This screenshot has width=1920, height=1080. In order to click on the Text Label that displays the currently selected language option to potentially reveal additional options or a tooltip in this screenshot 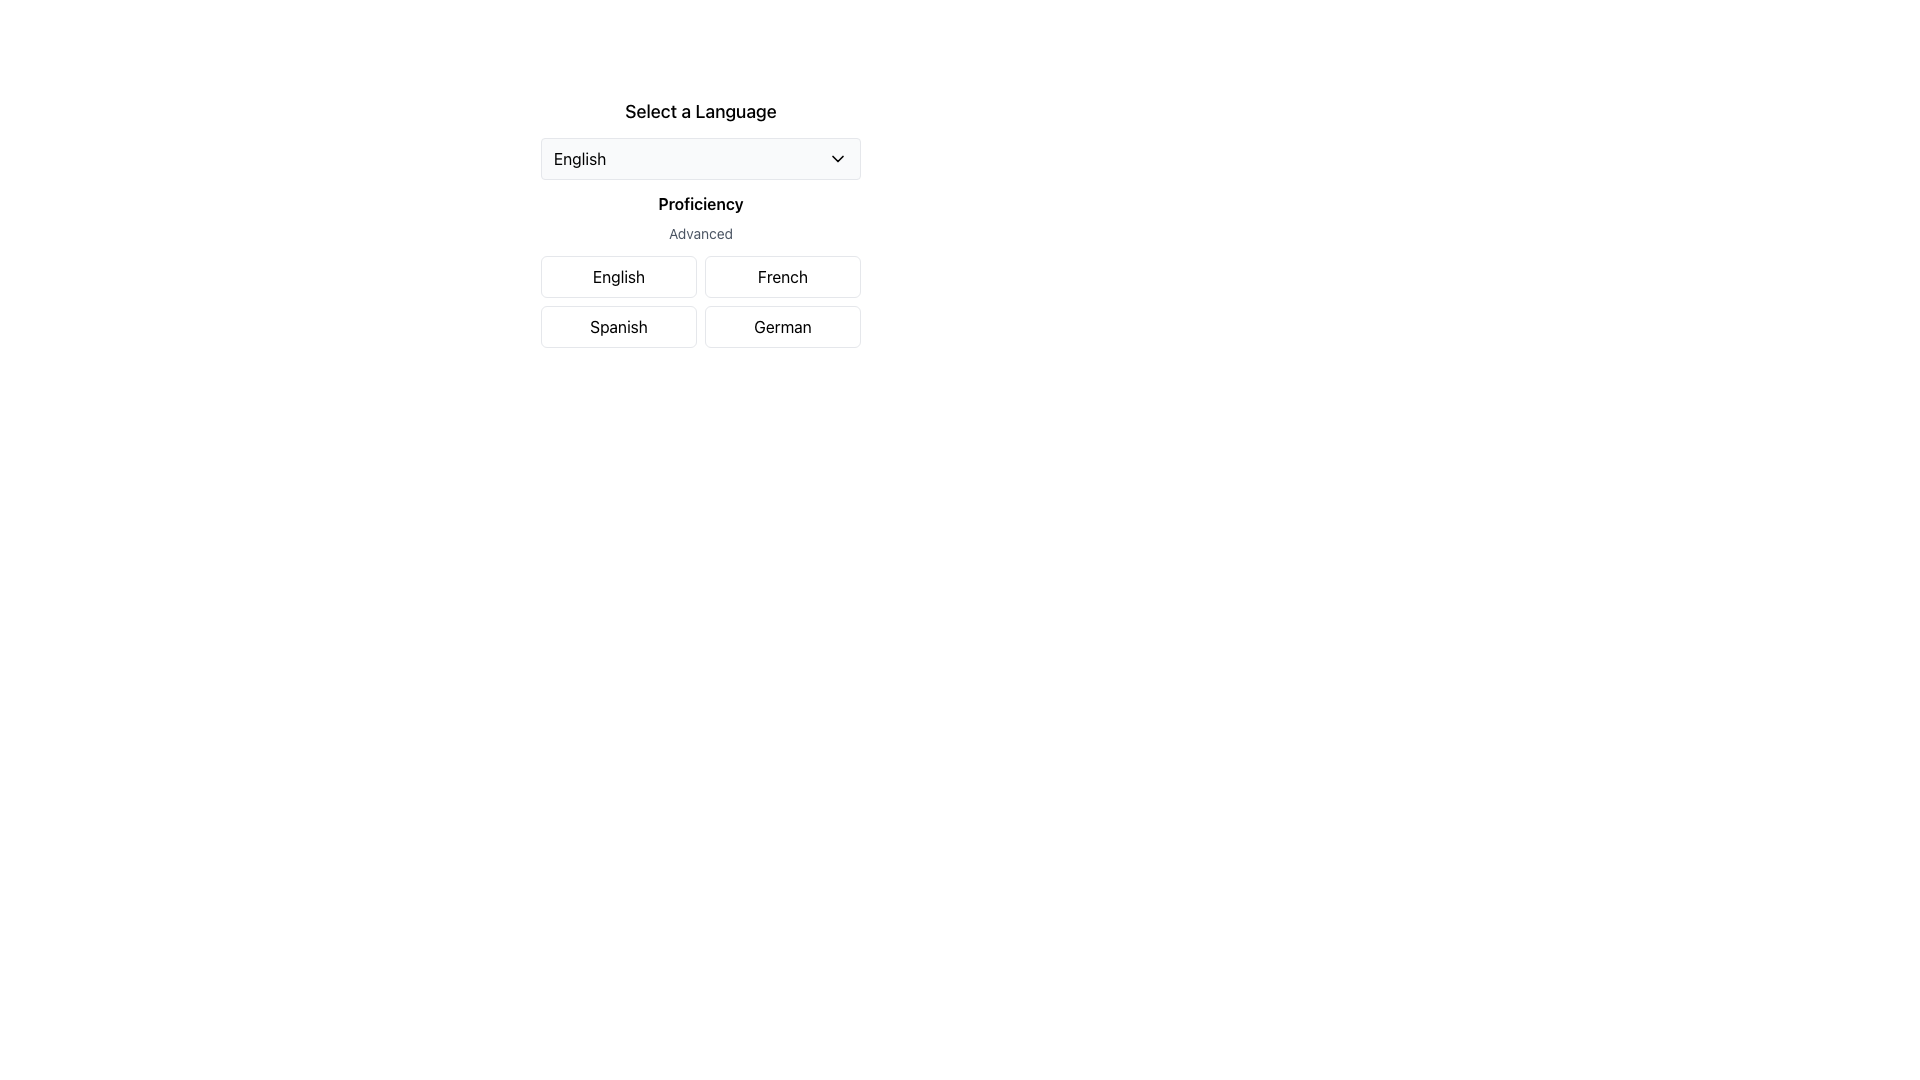, I will do `click(579, 157)`.